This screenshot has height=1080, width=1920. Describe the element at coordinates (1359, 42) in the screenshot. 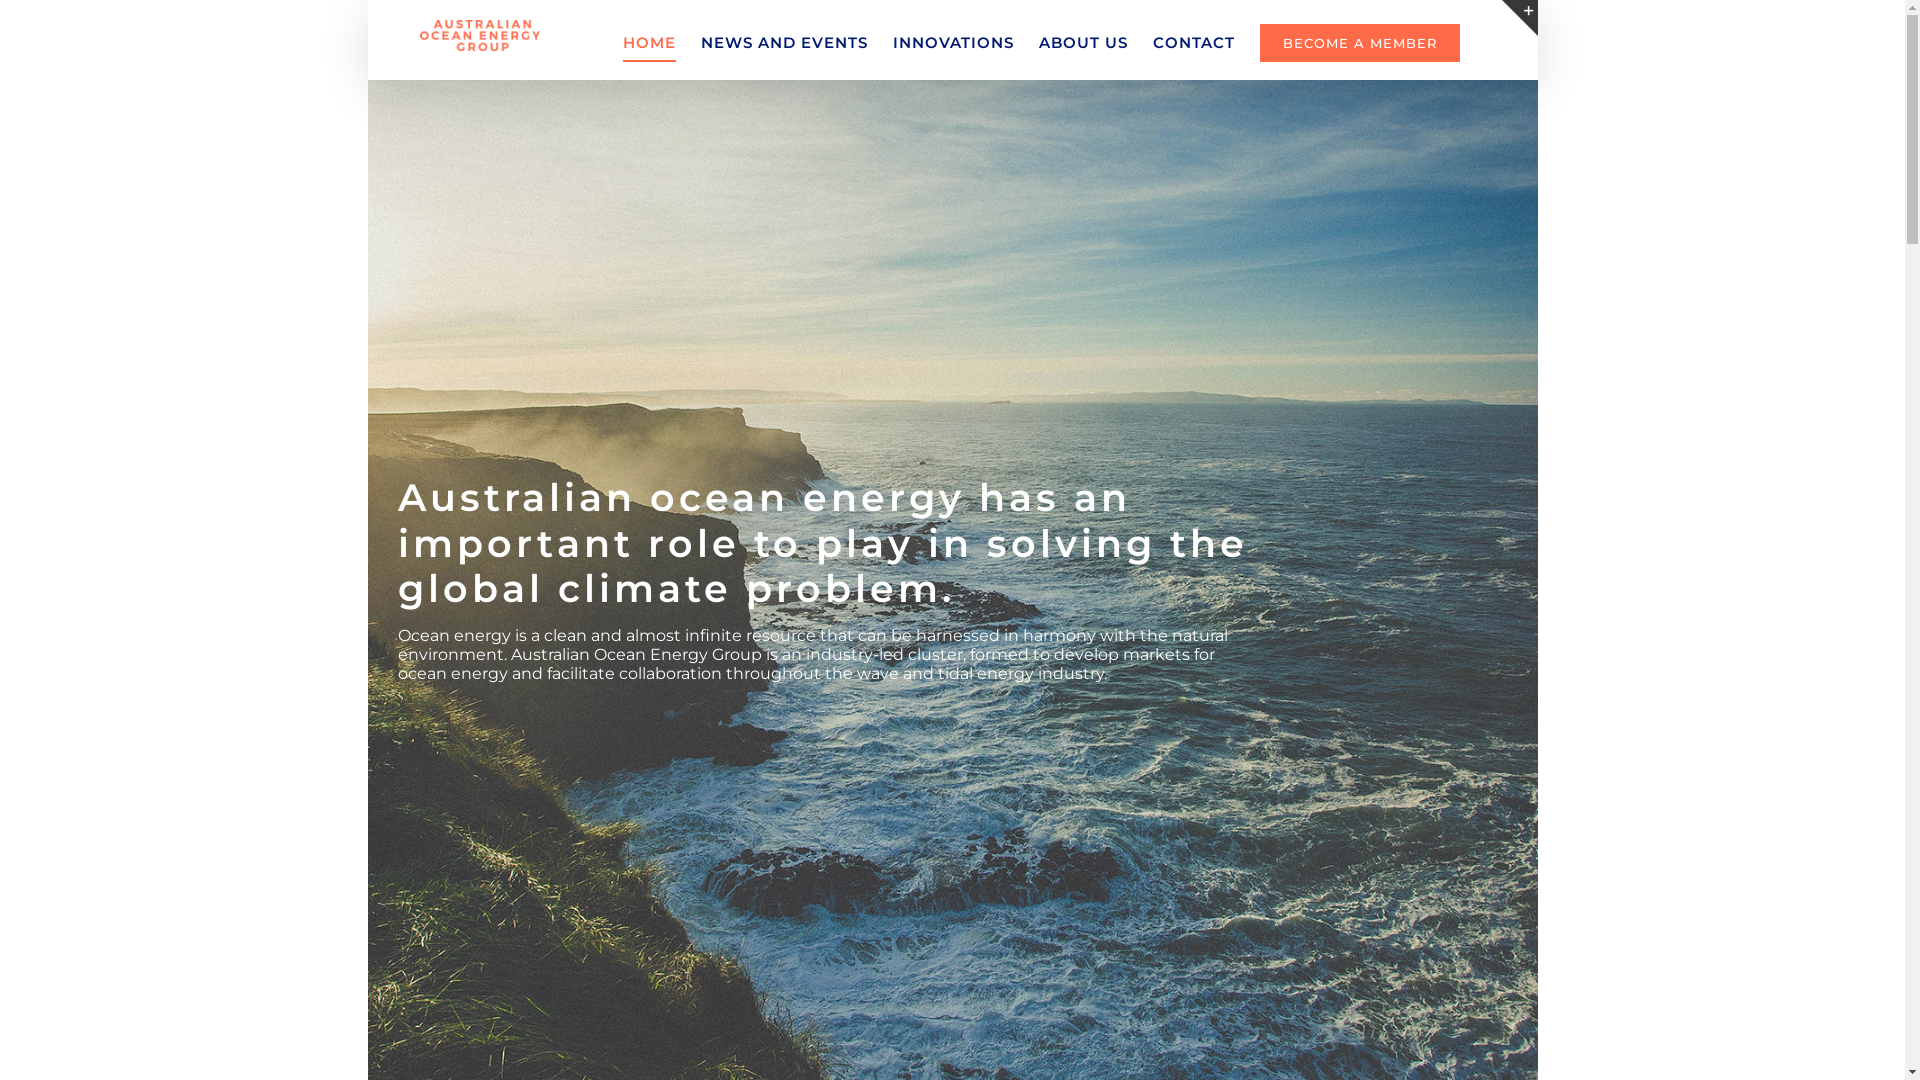

I see `'BECOME A MEMBER'` at that location.